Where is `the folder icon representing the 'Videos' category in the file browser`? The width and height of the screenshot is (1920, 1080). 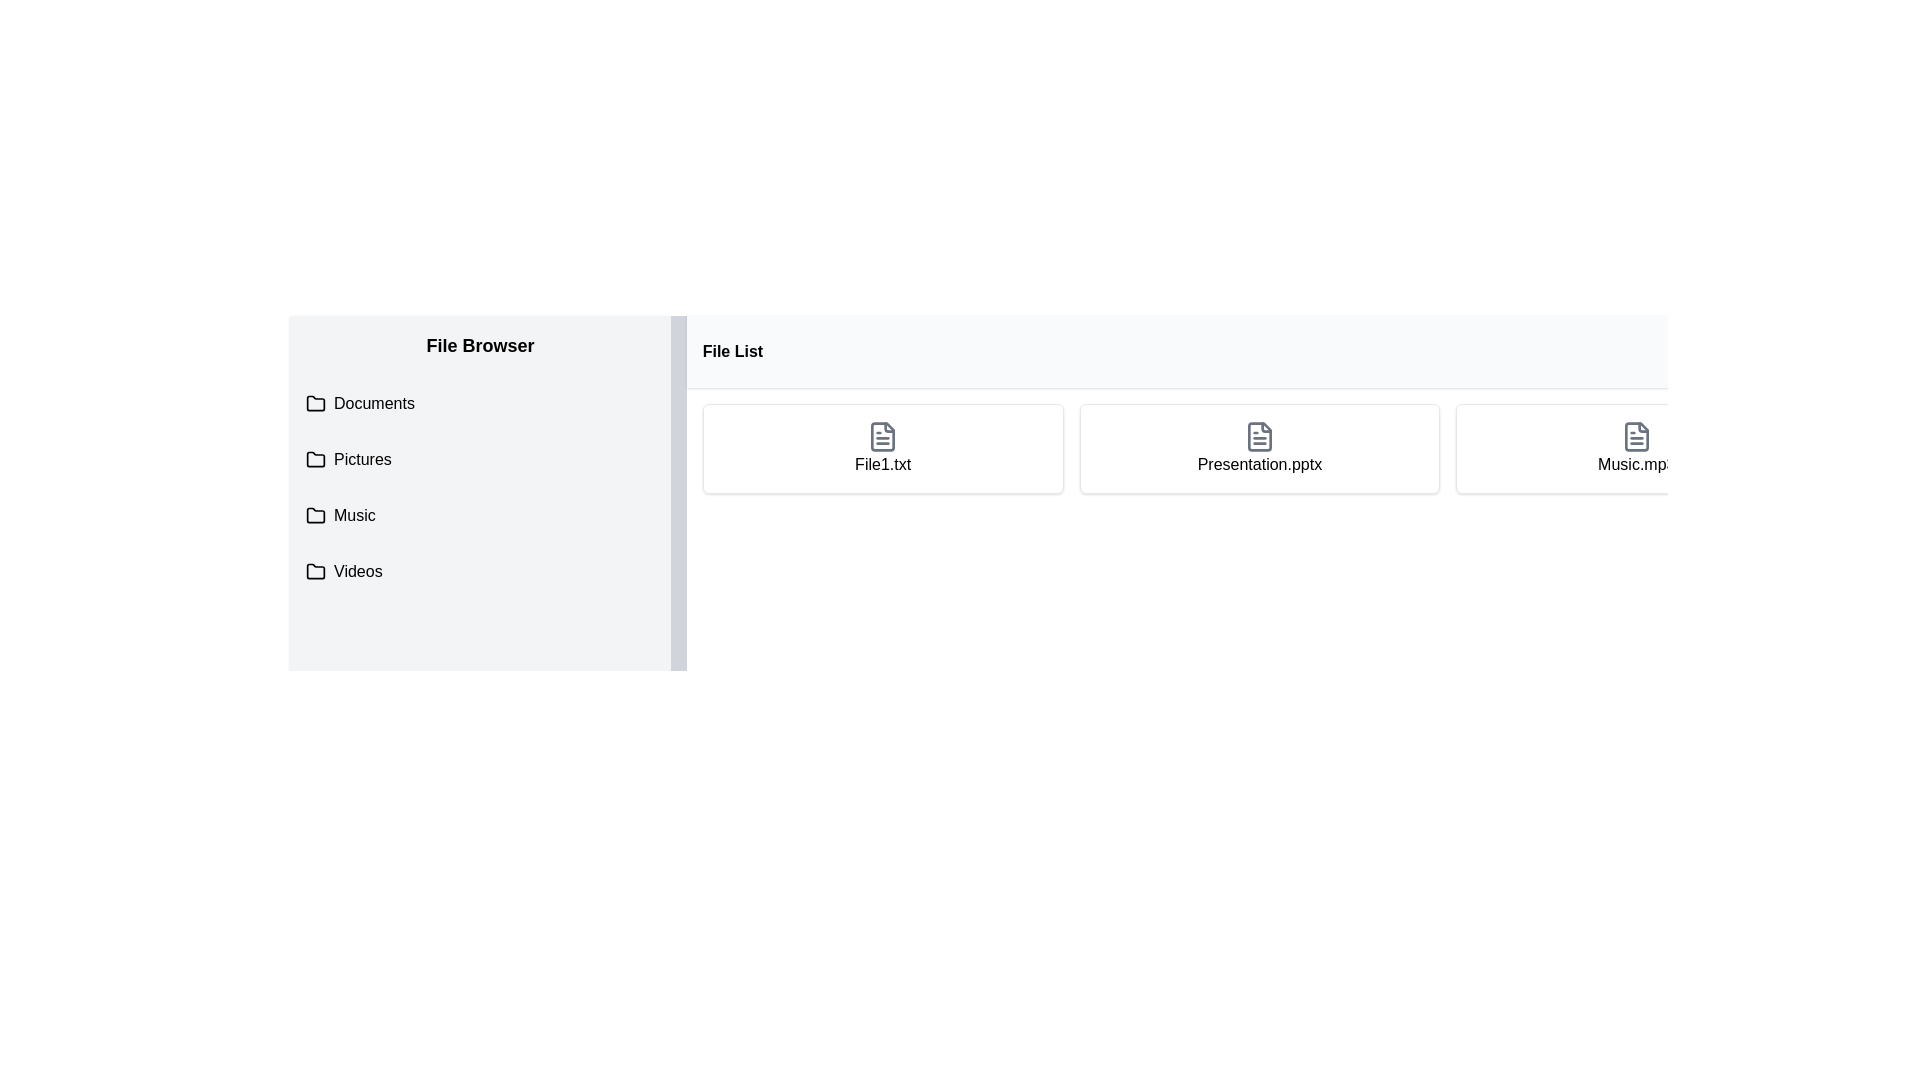
the folder icon representing the 'Videos' category in the file browser is located at coordinates (315, 571).